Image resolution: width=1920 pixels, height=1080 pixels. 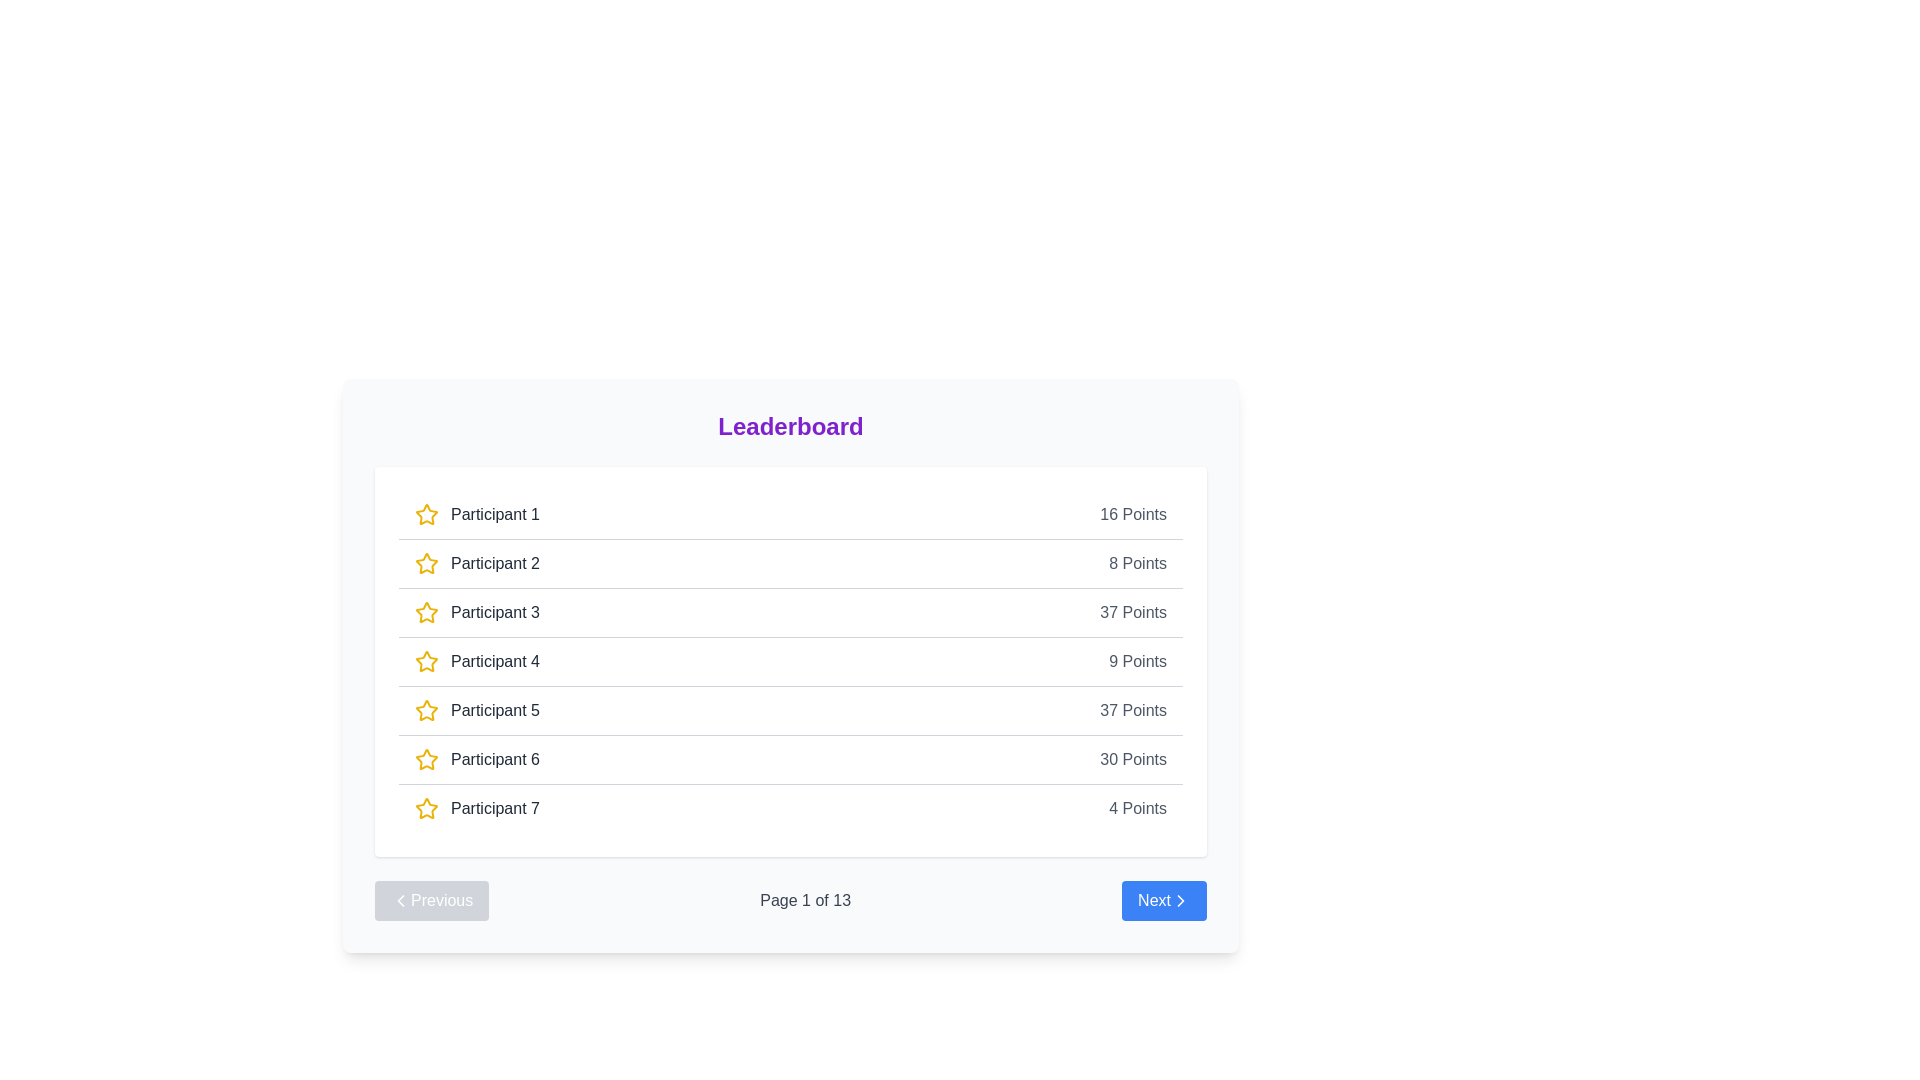 I want to click on the chevron-right icon located at the bottom-right corner of the leaderboard interface, so click(x=1180, y=901).